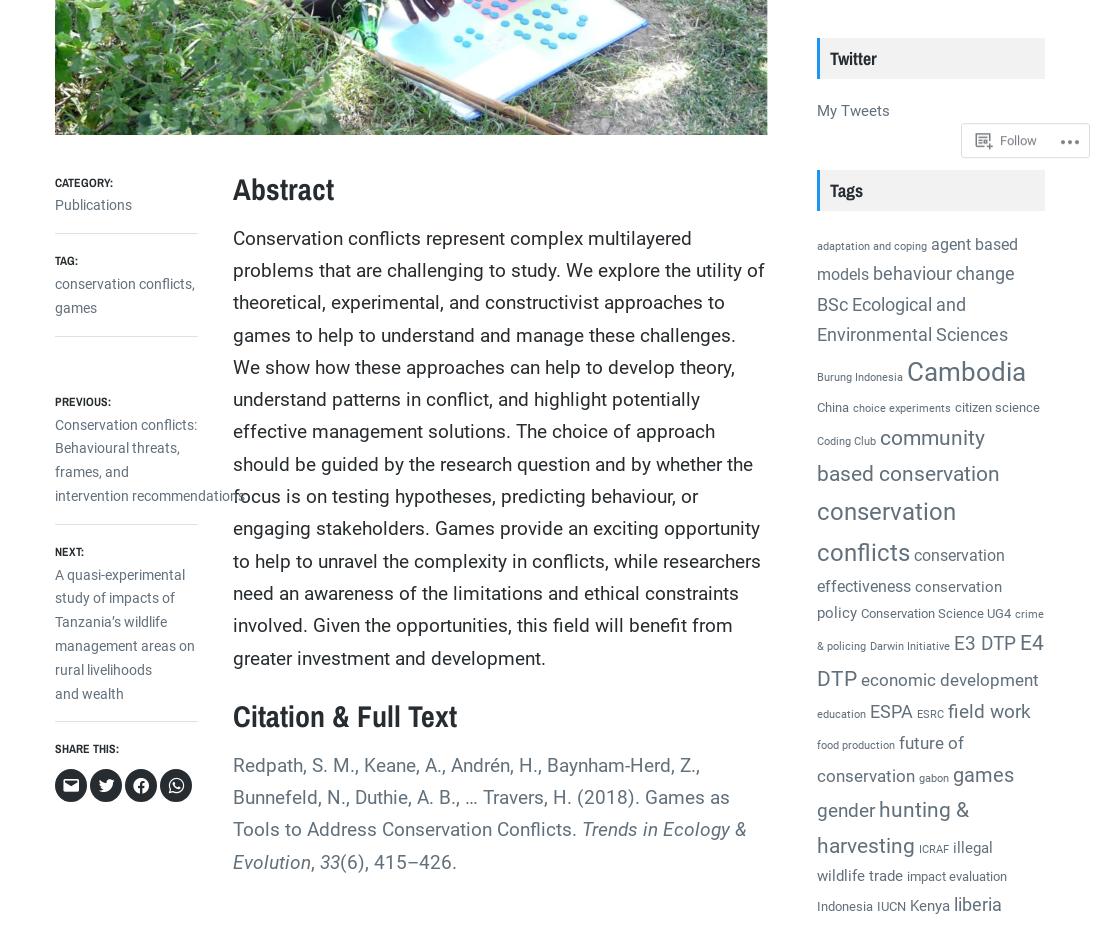 The height and width of the screenshot is (928, 1100). What do you see at coordinates (870, 245) in the screenshot?
I see `'adaptation and coping'` at bounding box center [870, 245].